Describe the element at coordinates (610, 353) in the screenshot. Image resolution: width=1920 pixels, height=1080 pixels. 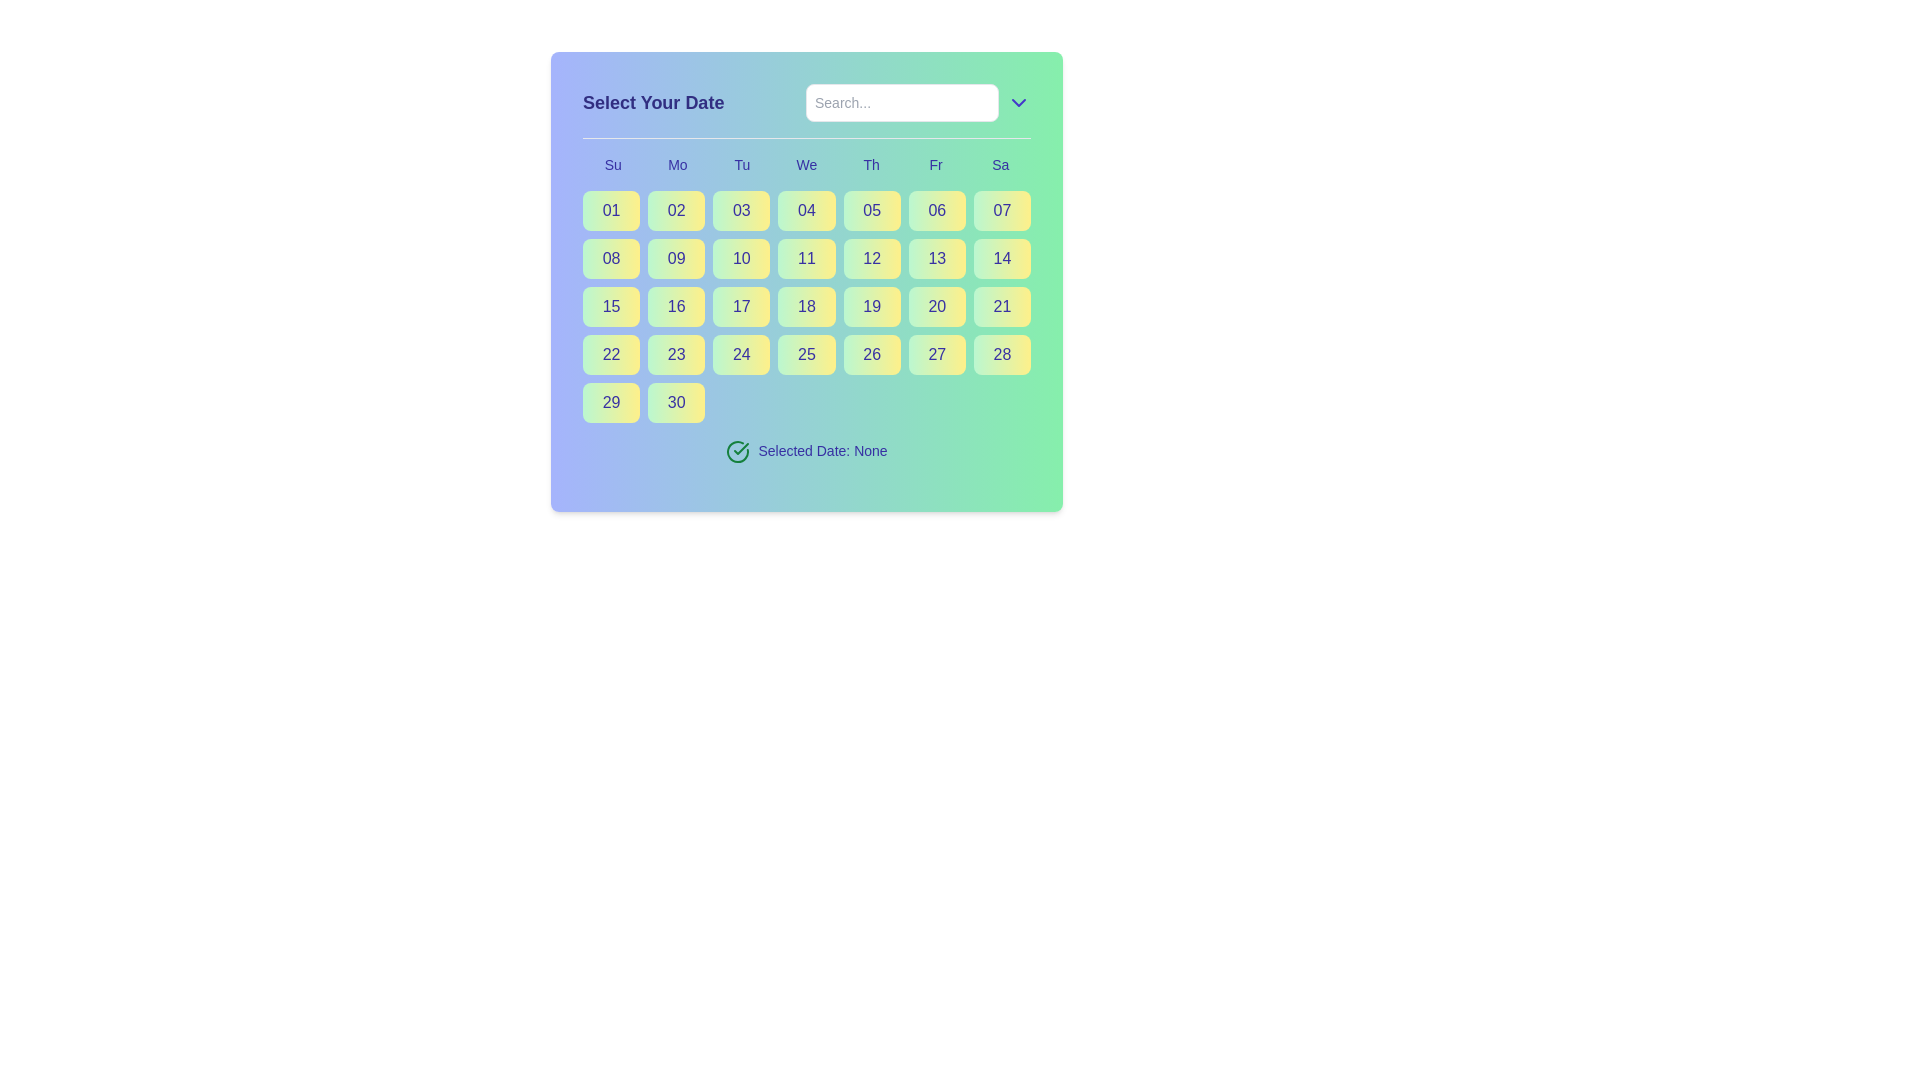
I see `the button in the first column of the fourth row of the date-picker grid` at that location.